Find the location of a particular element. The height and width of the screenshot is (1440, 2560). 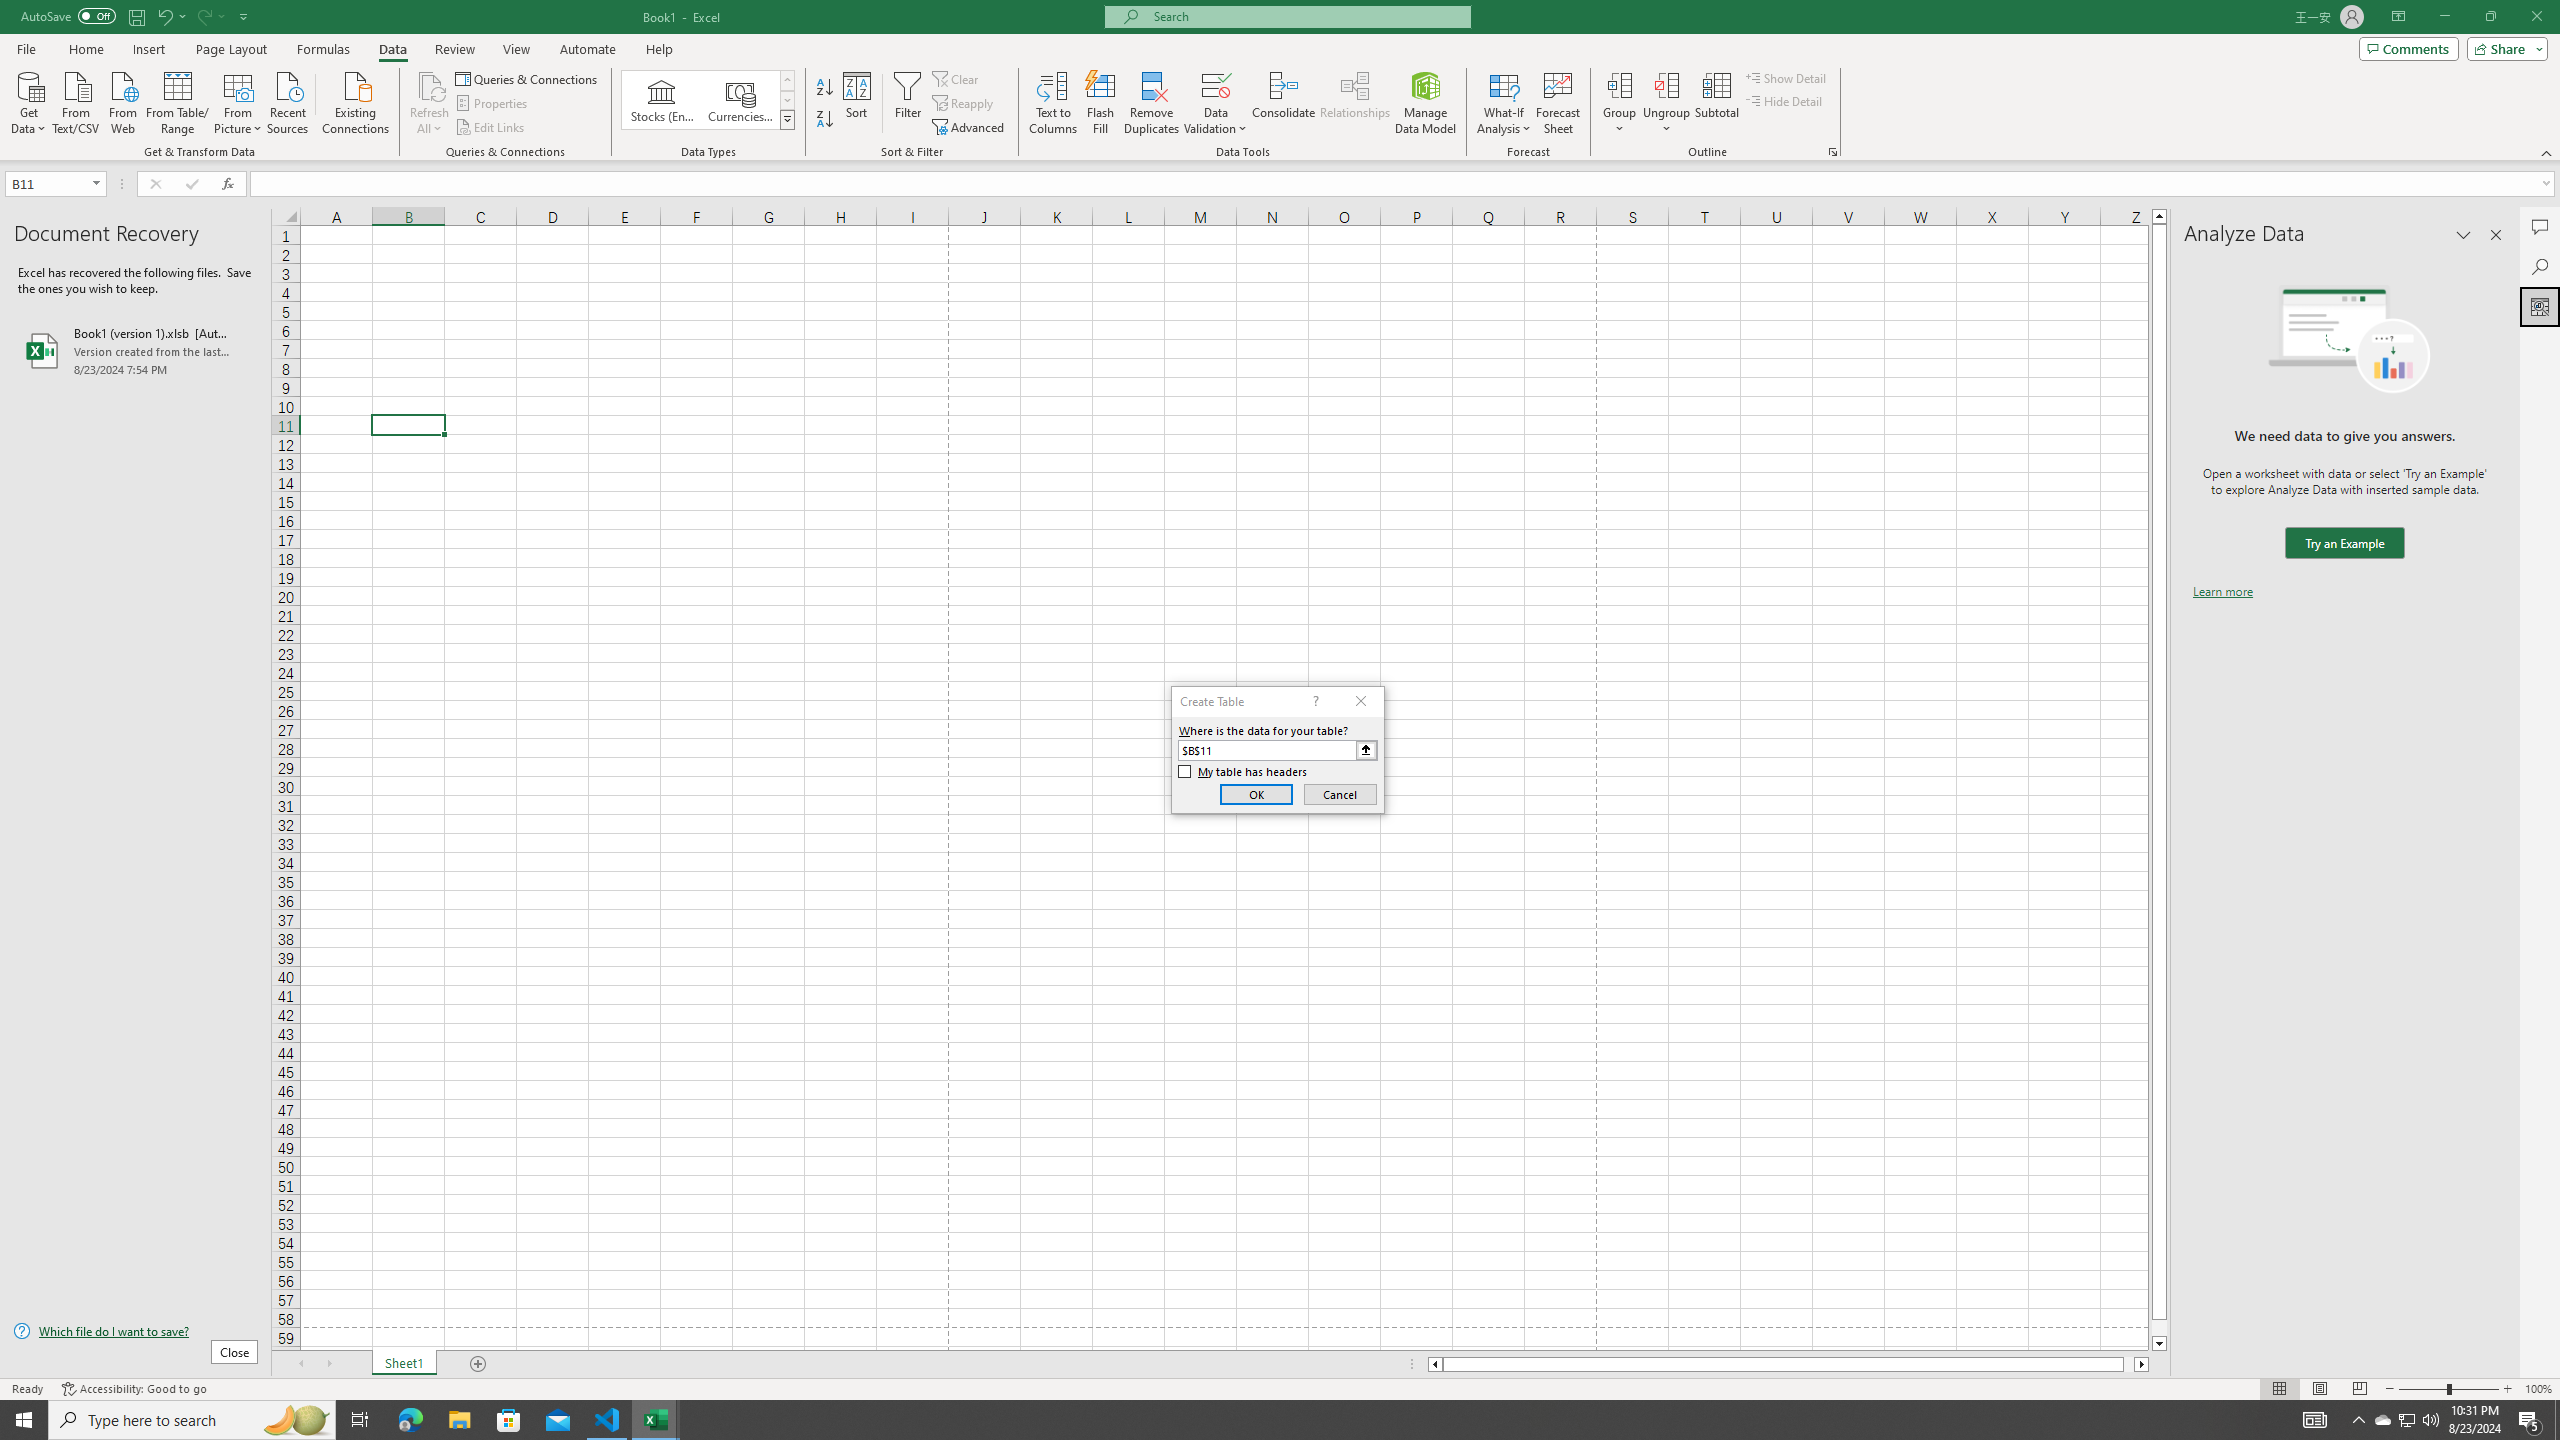

'Consolidate...' is located at coordinates (1283, 103).